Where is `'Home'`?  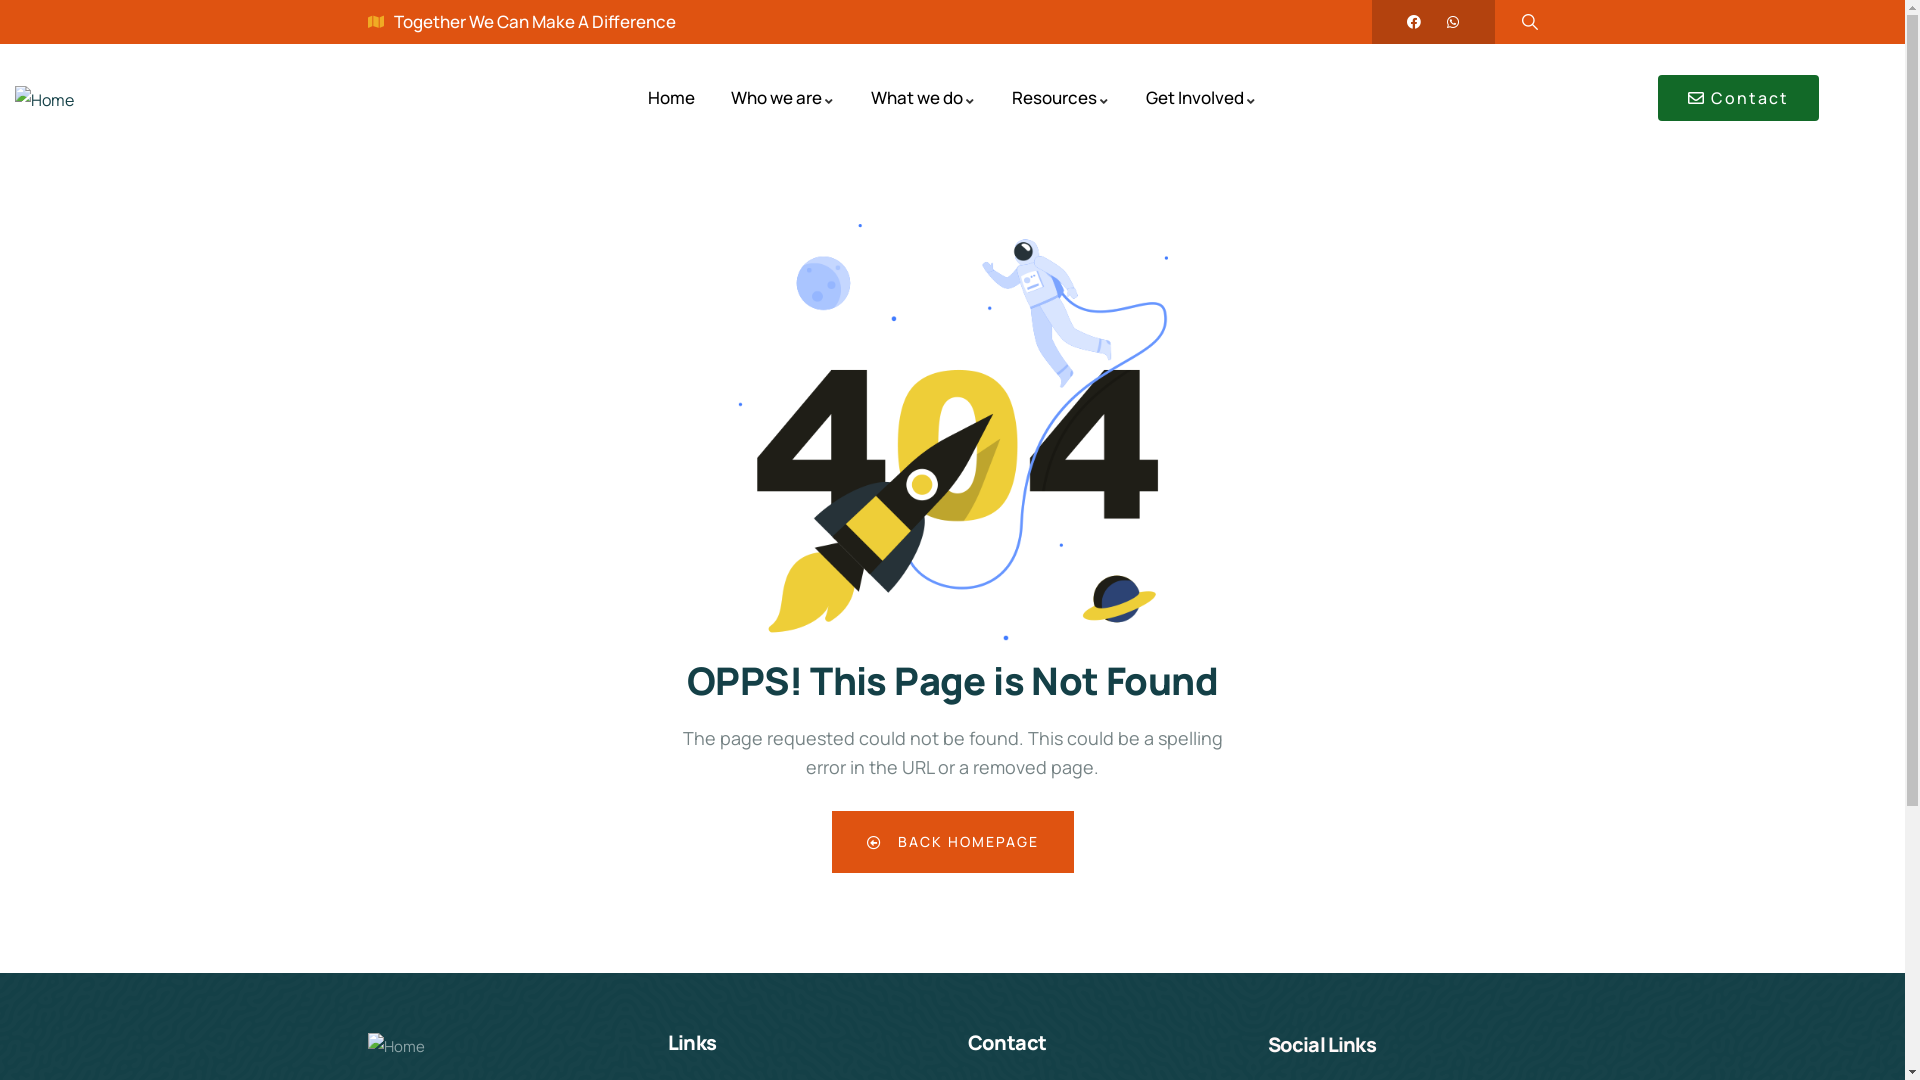 'Home' is located at coordinates (396, 1046).